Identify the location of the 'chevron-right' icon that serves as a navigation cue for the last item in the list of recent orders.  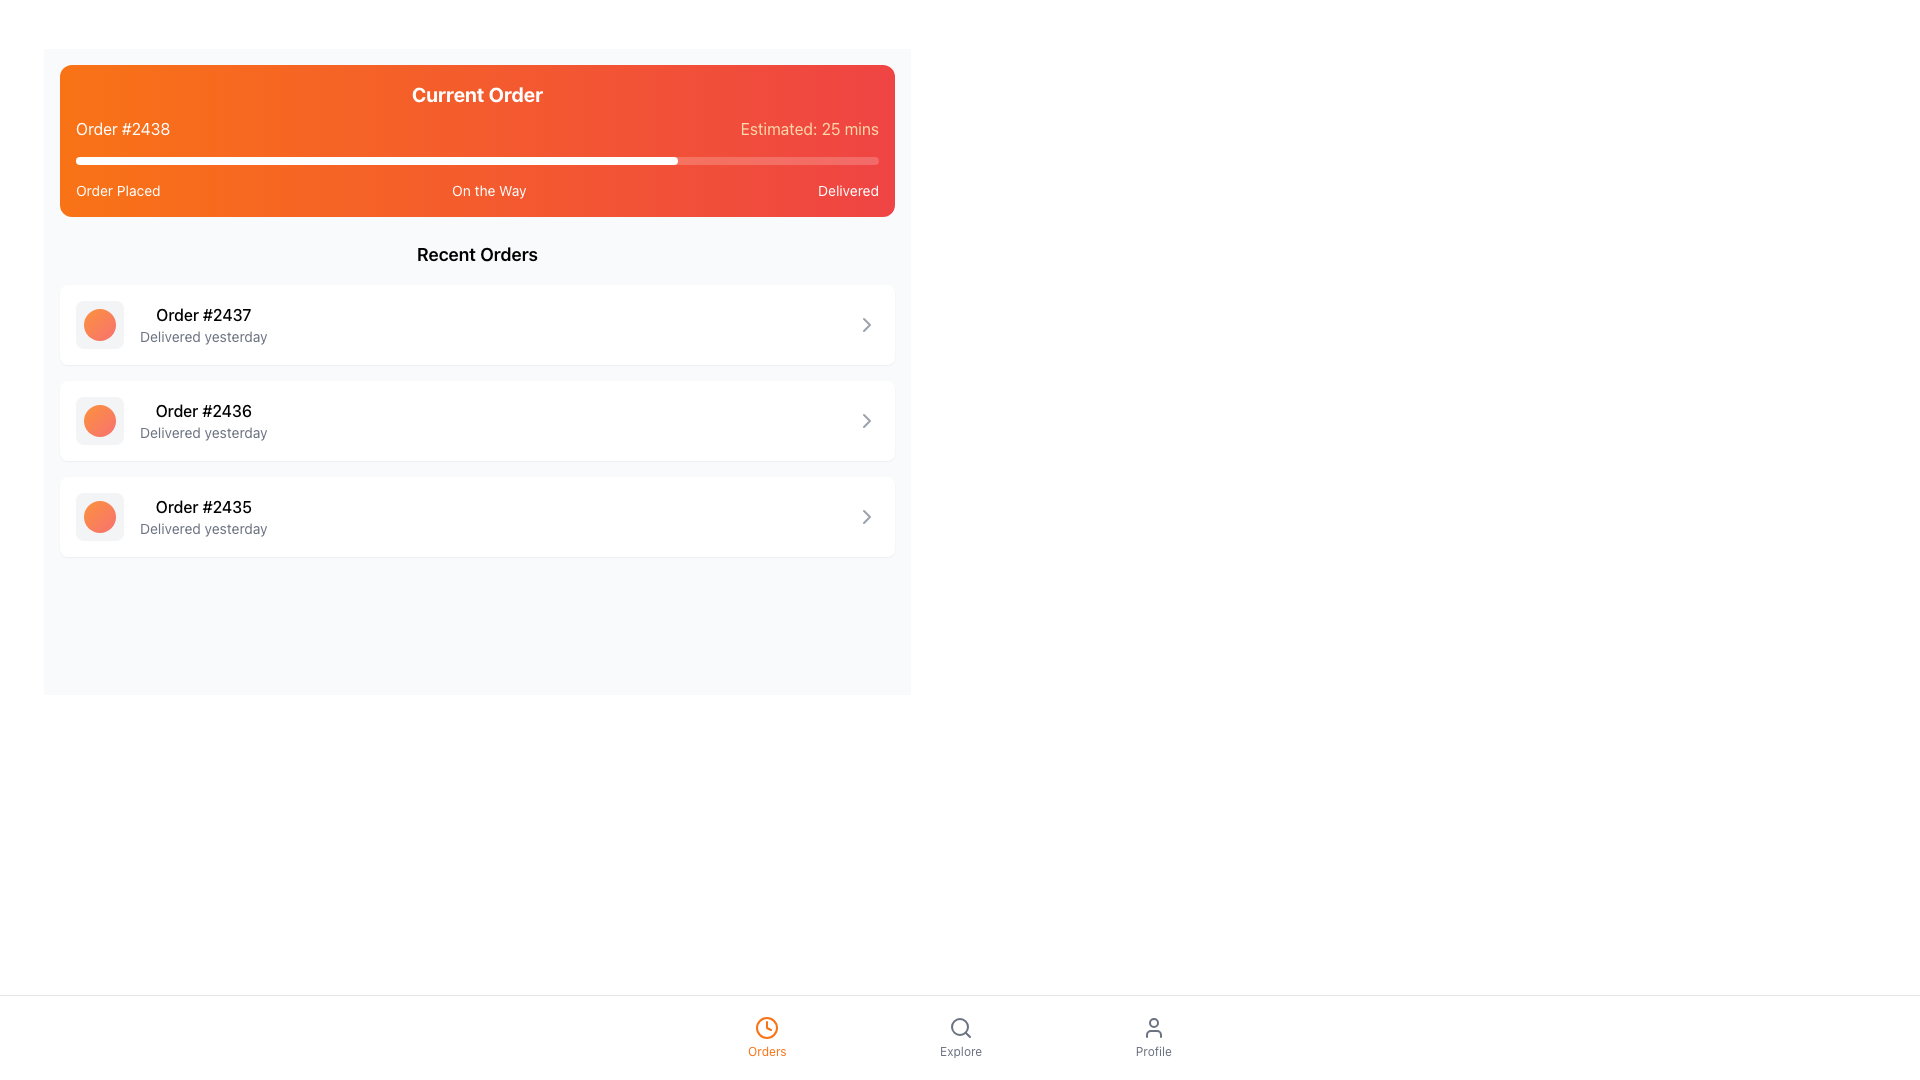
(867, 515).